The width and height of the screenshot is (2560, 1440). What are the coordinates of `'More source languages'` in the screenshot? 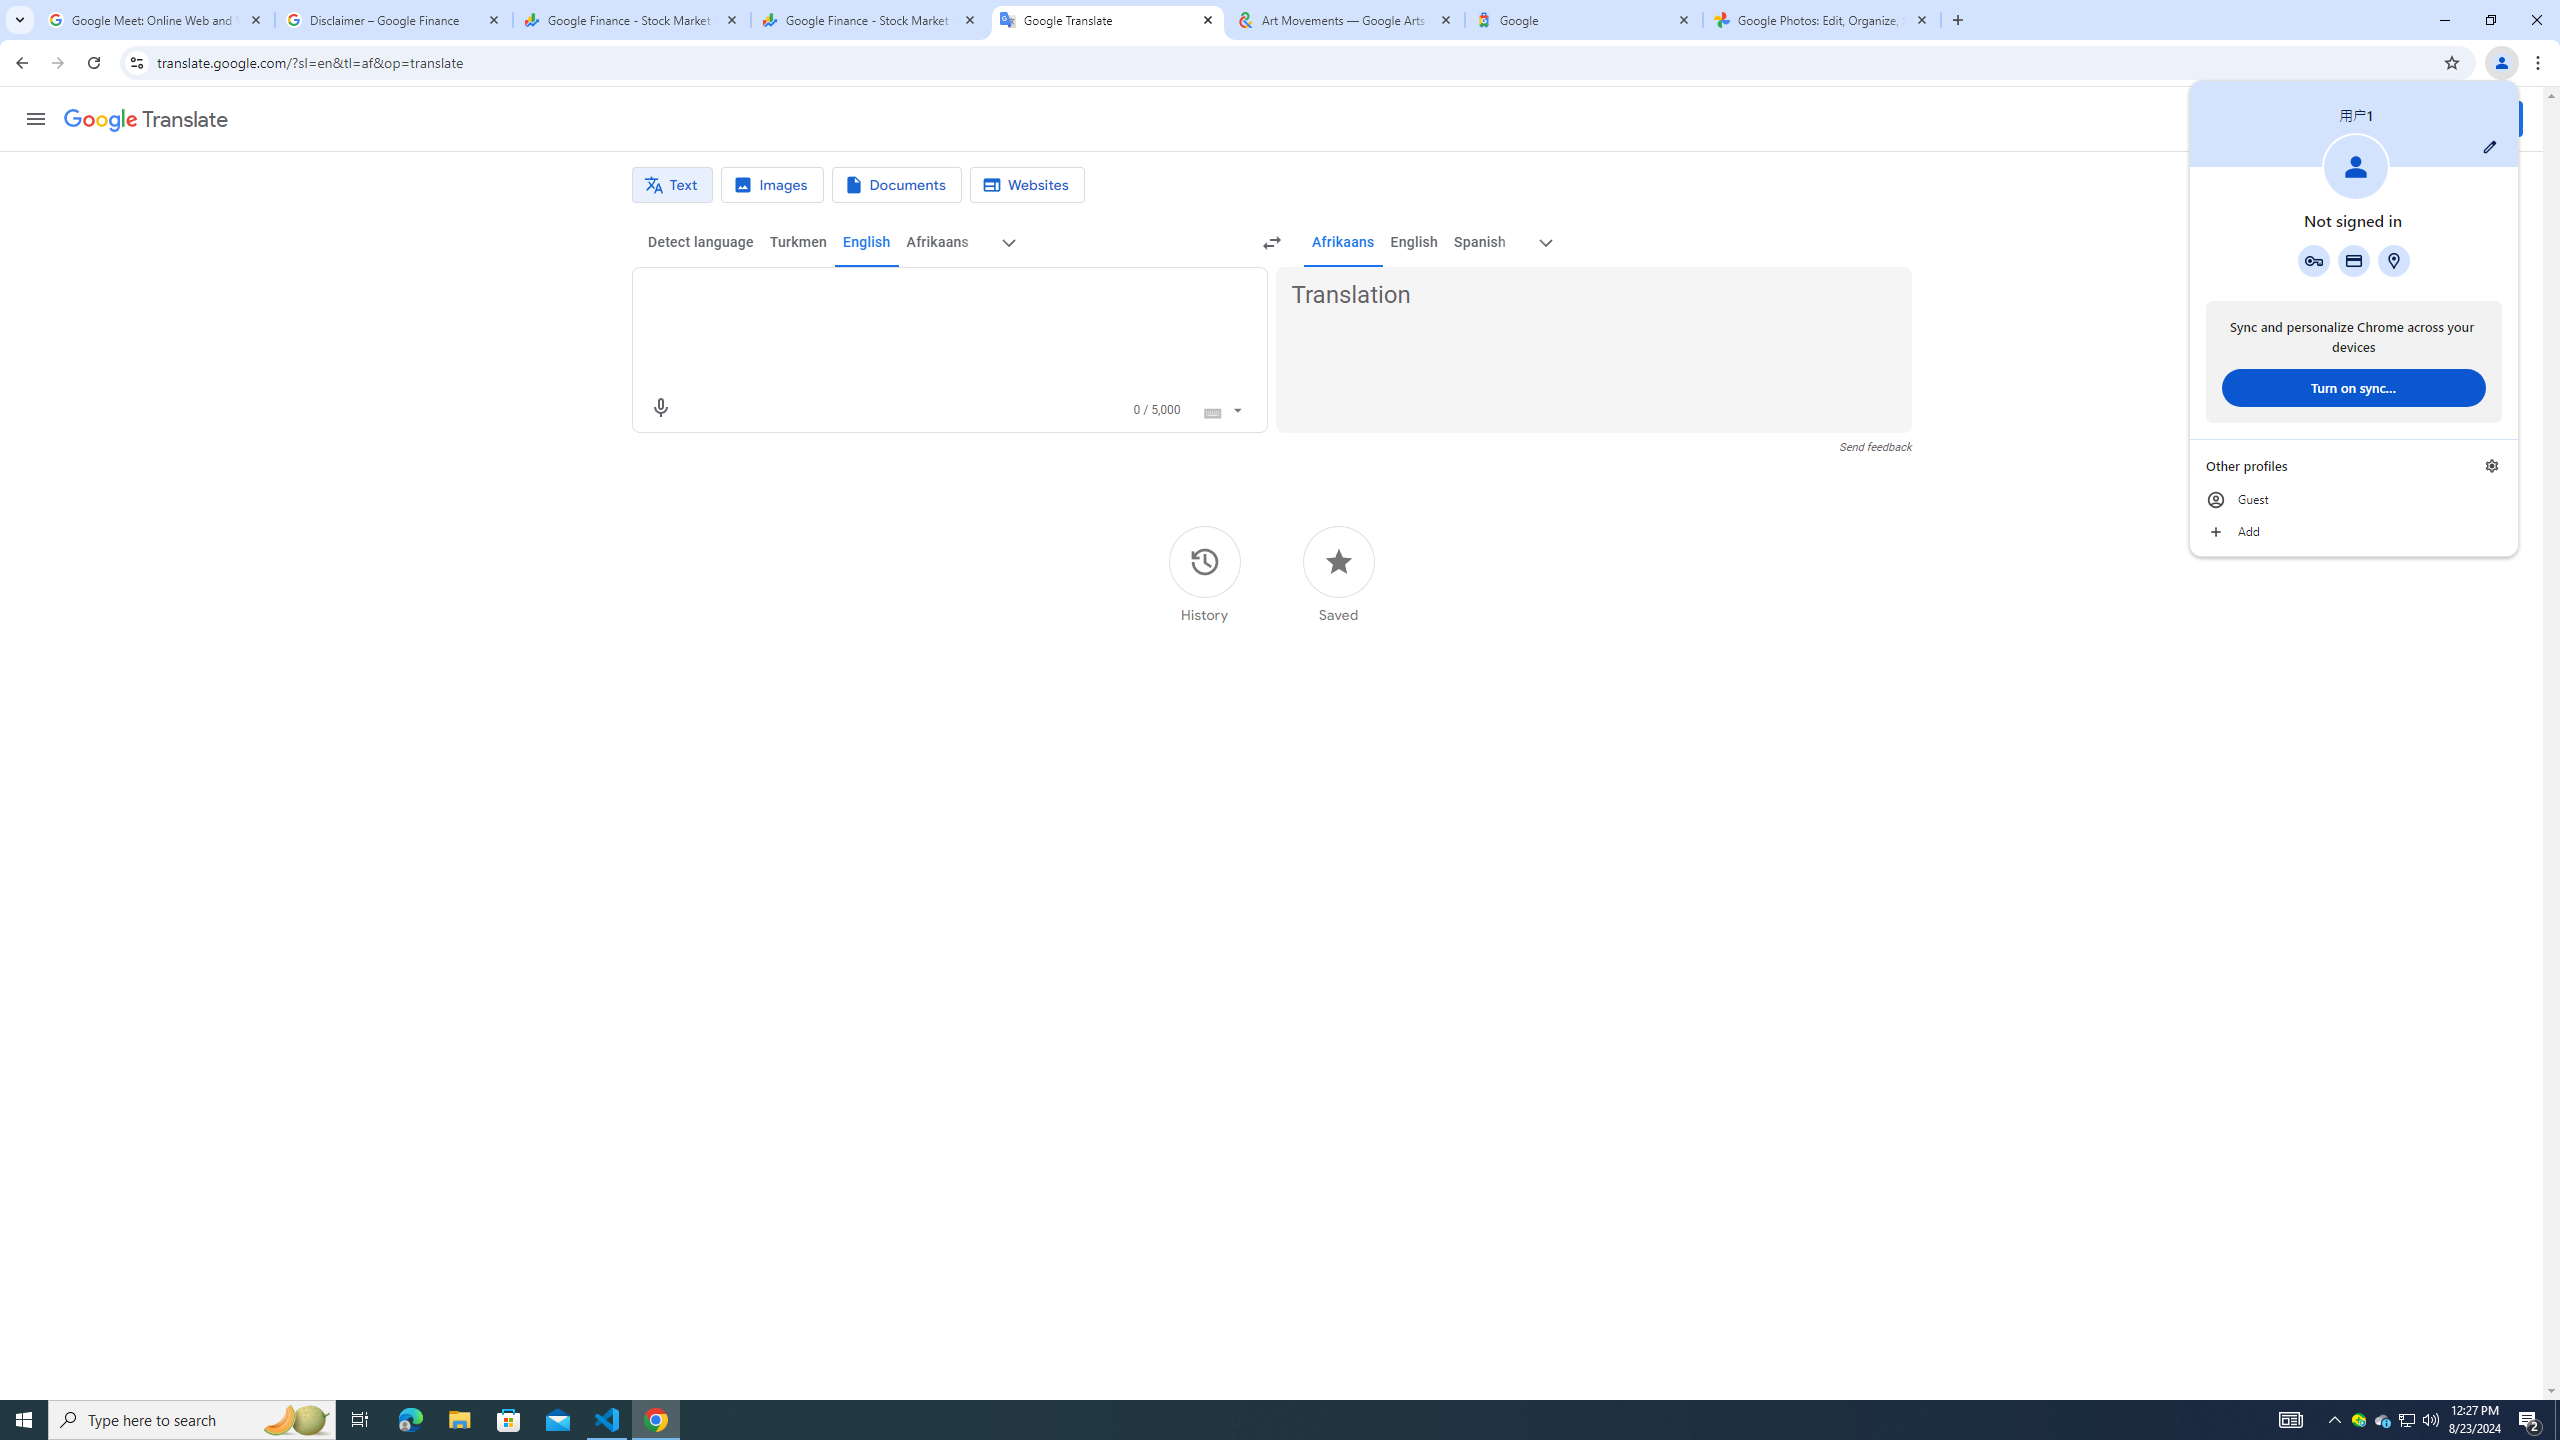 It's located at (1007, 242).